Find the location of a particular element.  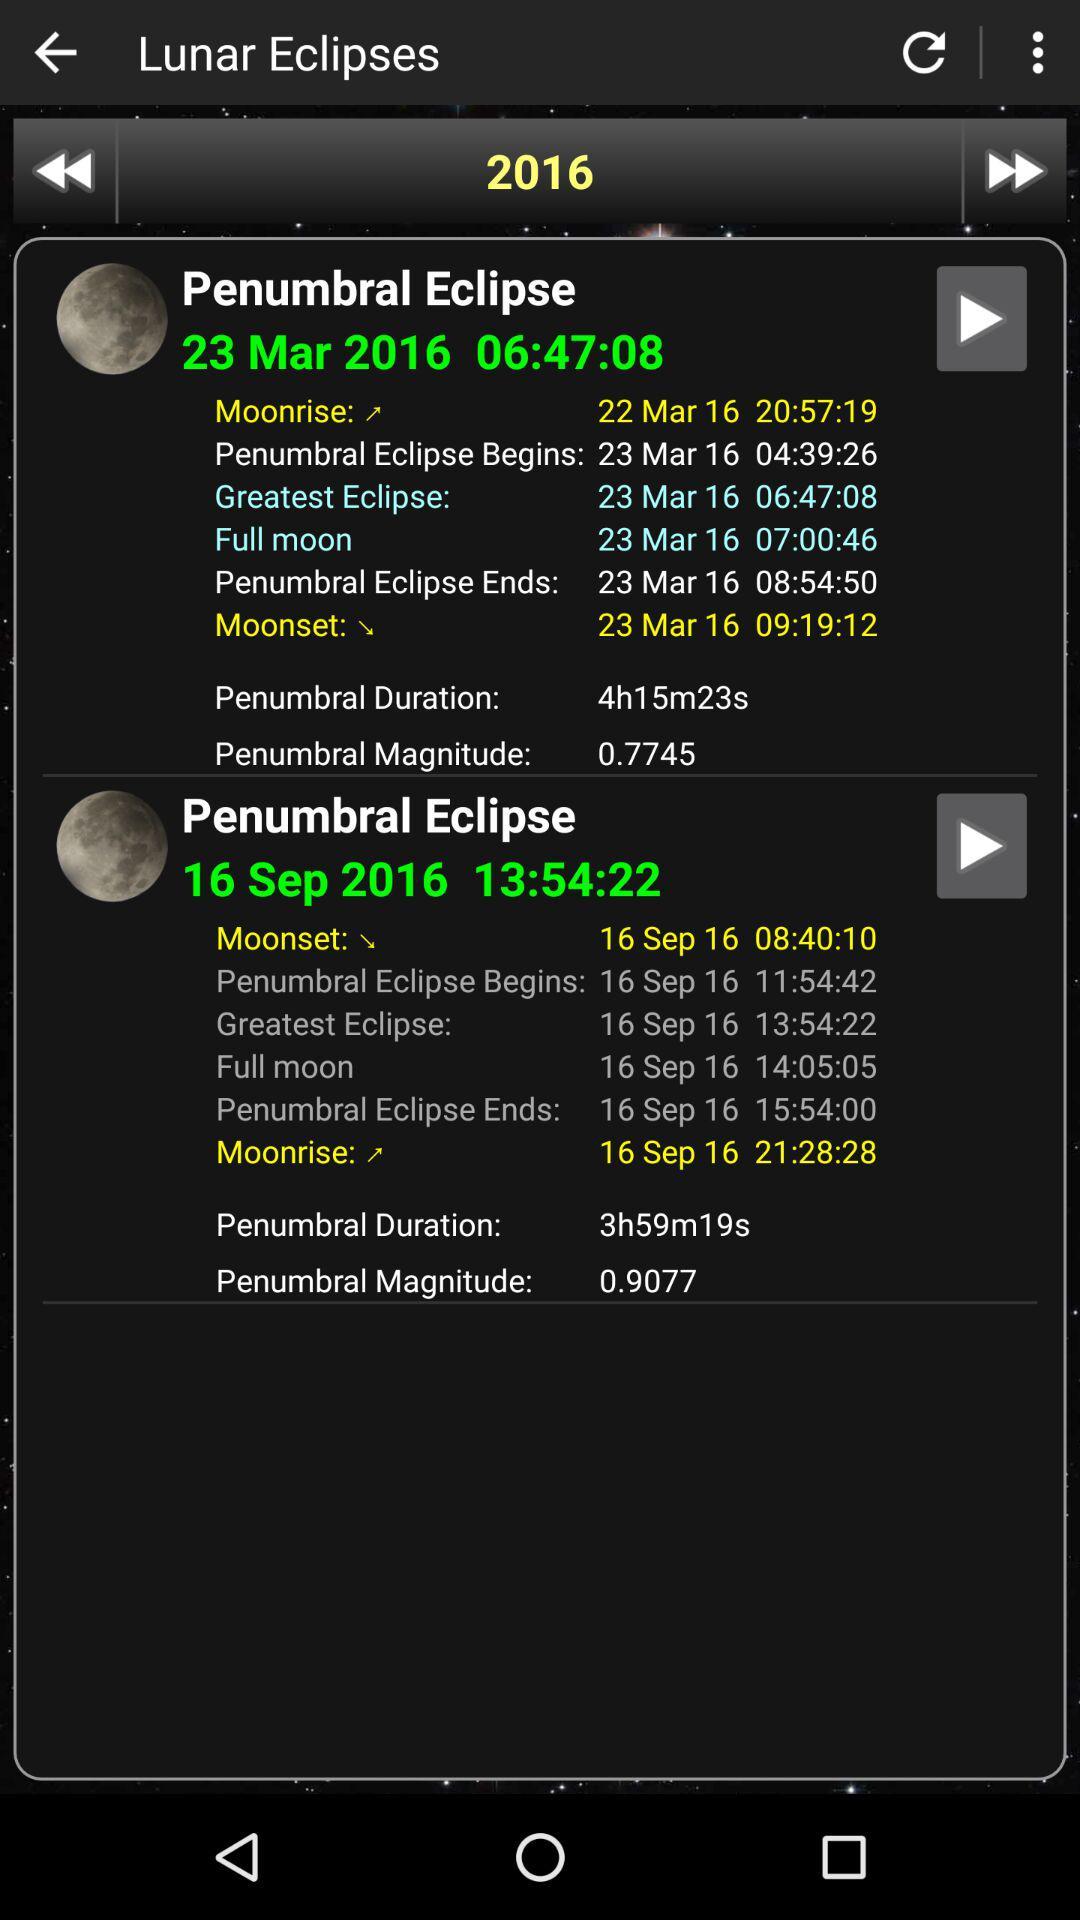

the app above penumbral duration: icon is located at coordinates (538, 660).